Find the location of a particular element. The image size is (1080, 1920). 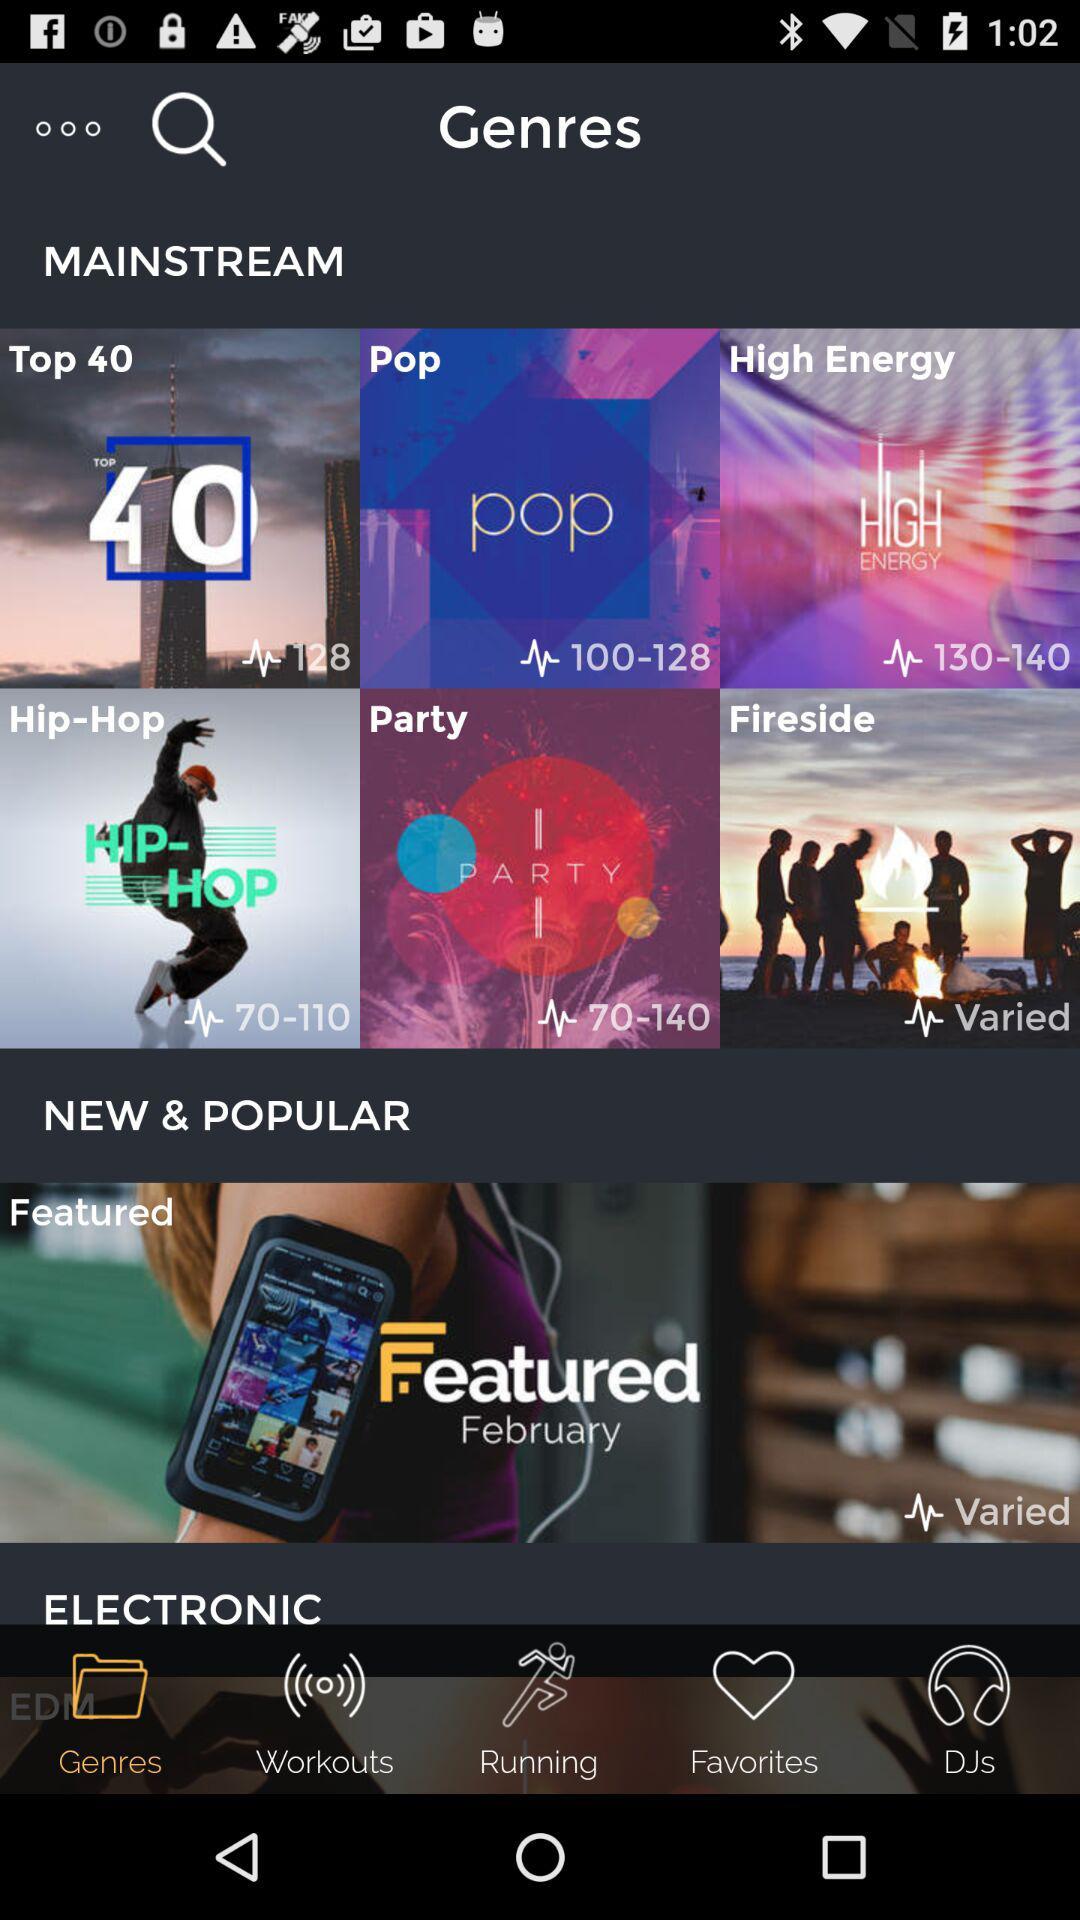

the icon above workouts is located at coordinates (323, 1684).